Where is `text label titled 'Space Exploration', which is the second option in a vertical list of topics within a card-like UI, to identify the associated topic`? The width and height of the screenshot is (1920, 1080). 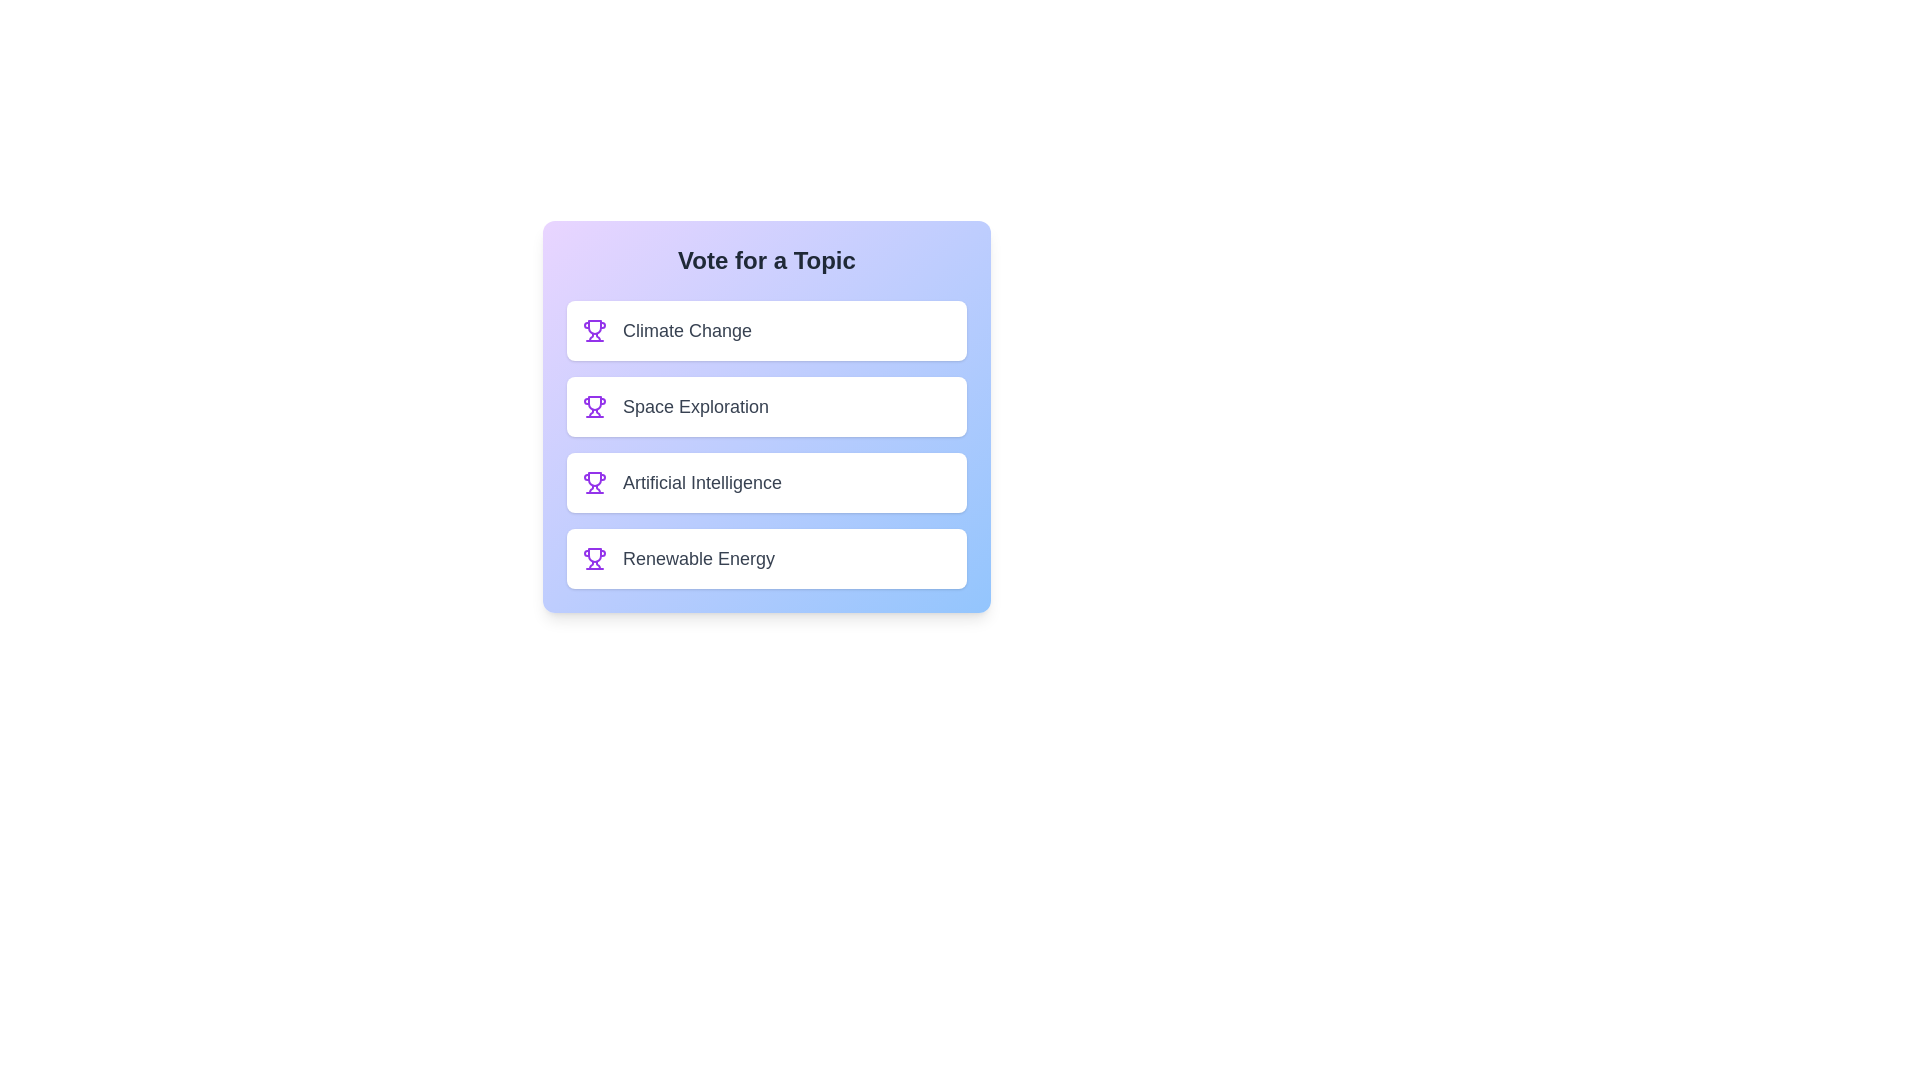 text label titled 'Space Exploration', which is the second option in a vertical list of topics within a card-like UI, to identify the associated topic is located at coordinates (696, 406).